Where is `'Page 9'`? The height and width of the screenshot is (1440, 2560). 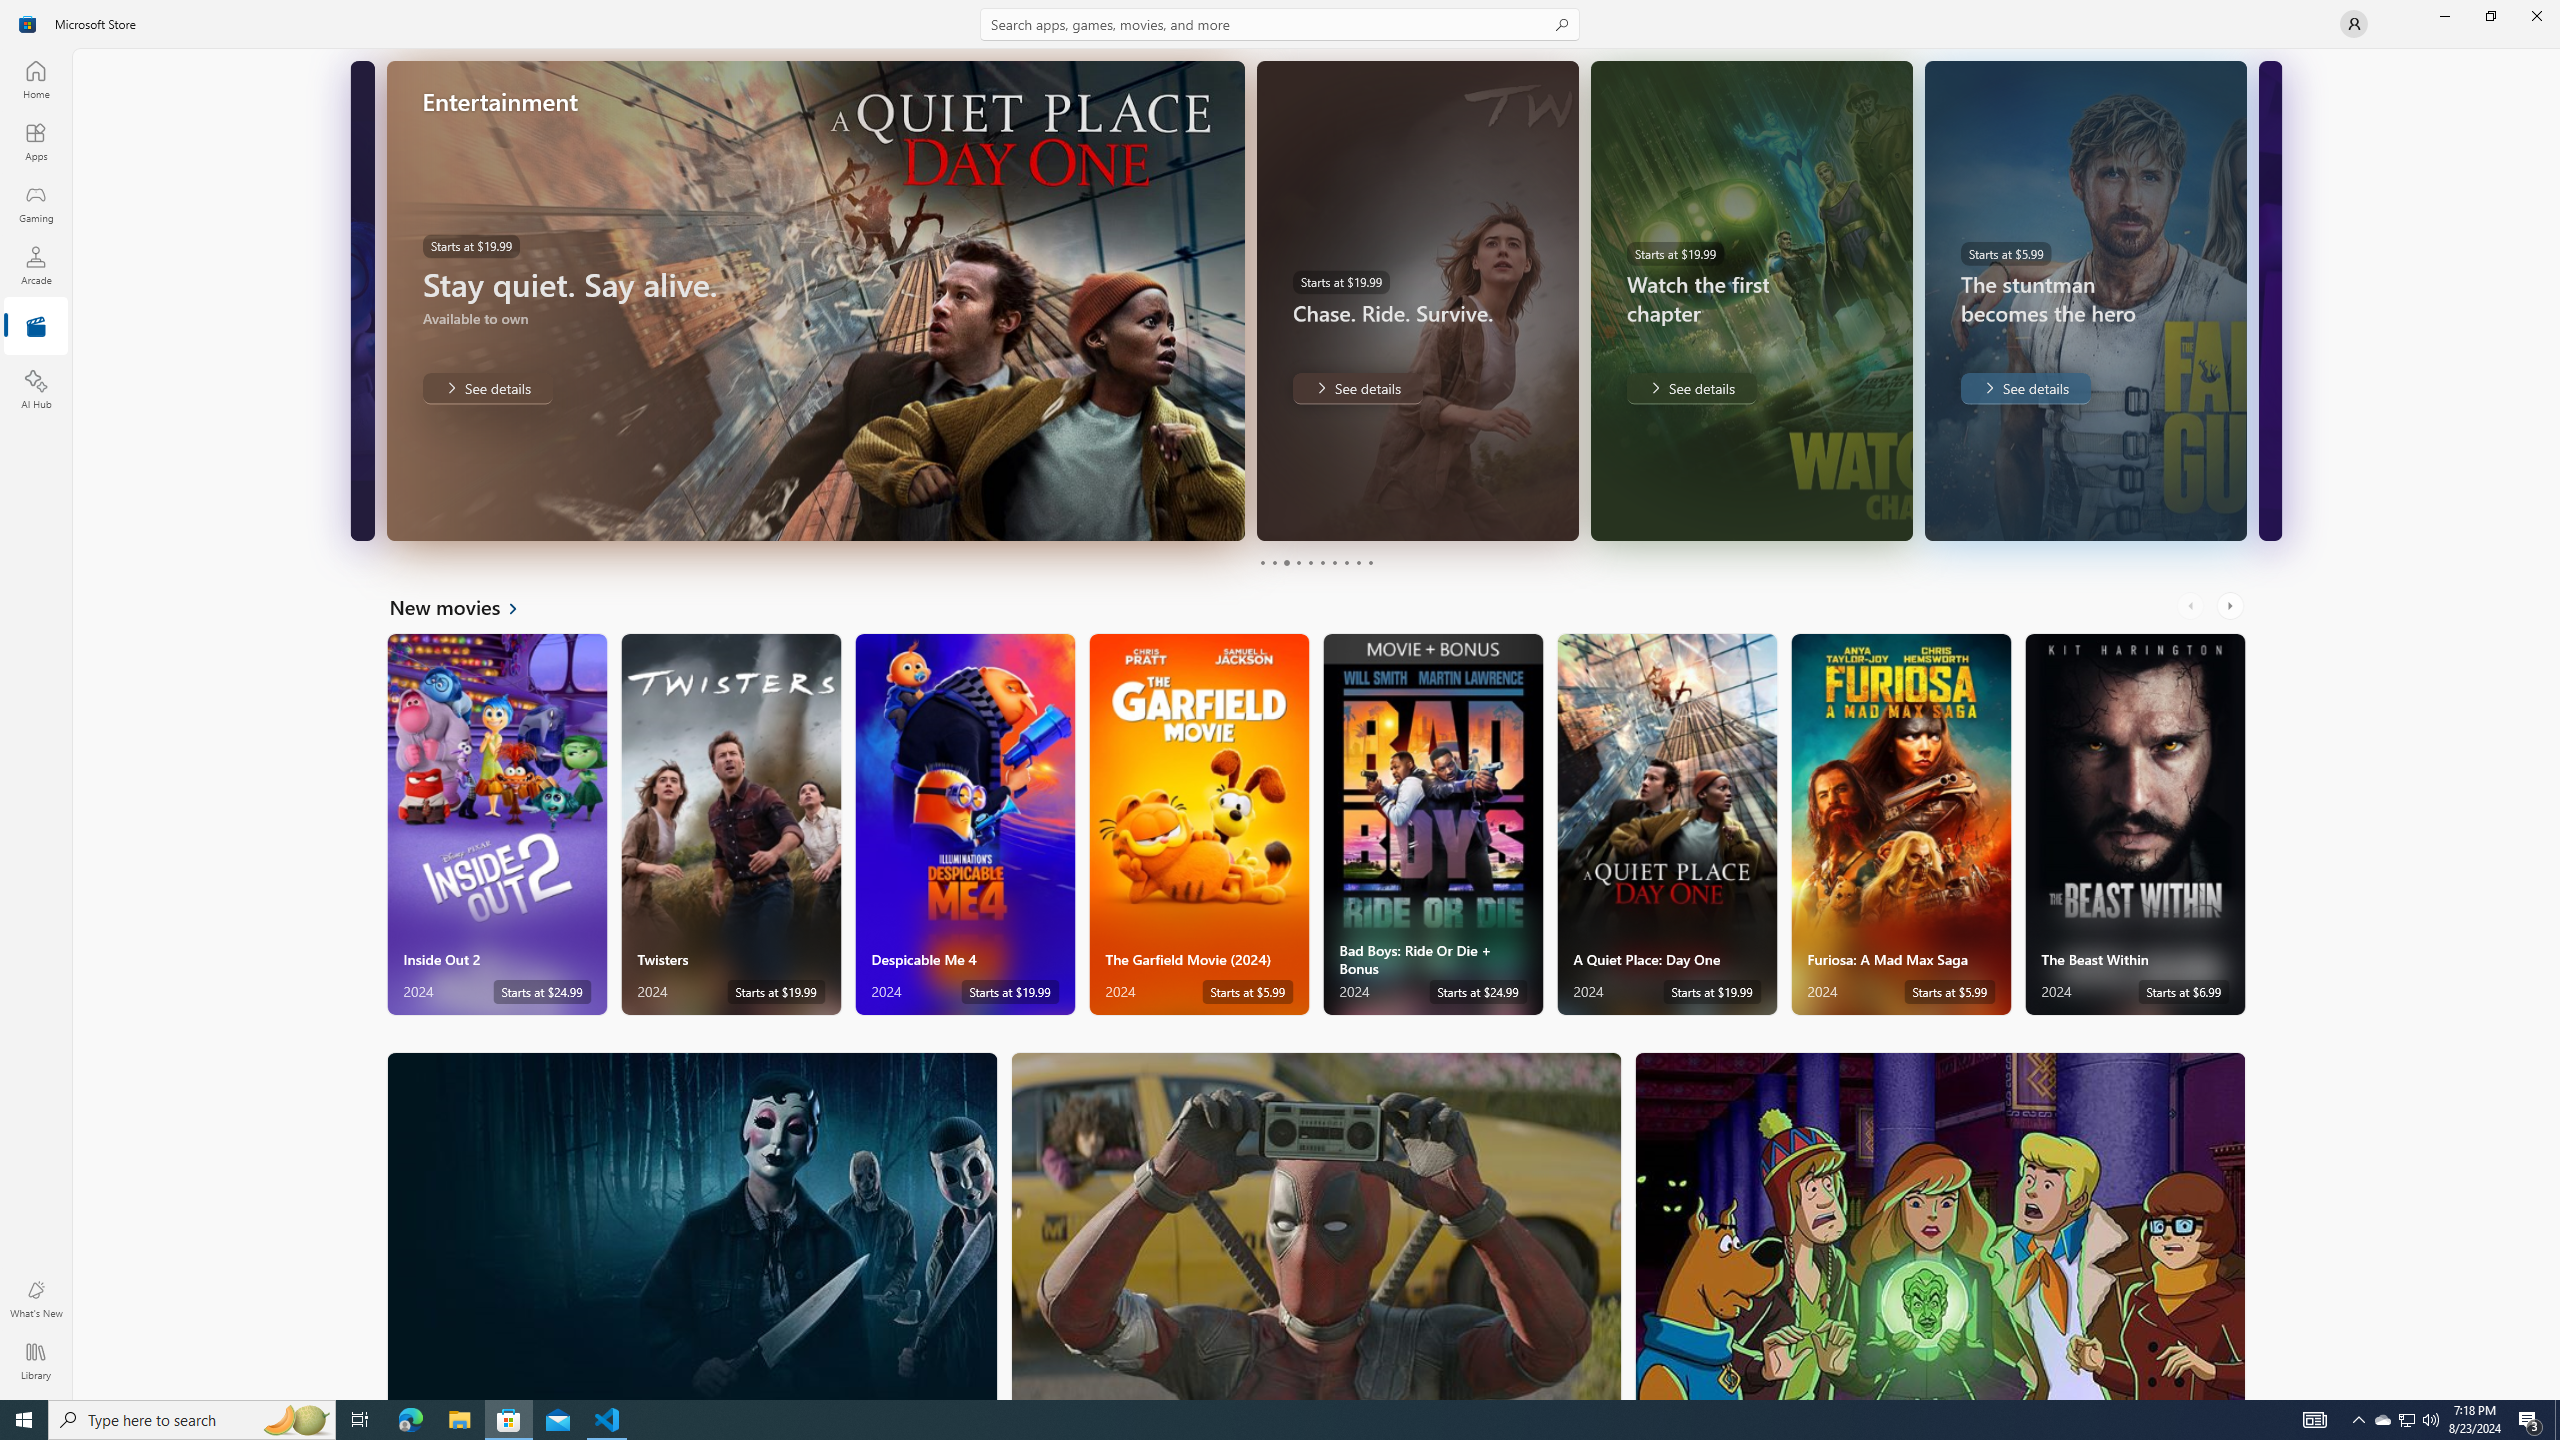 'Page 9' is located at coordinates (1357, 562).